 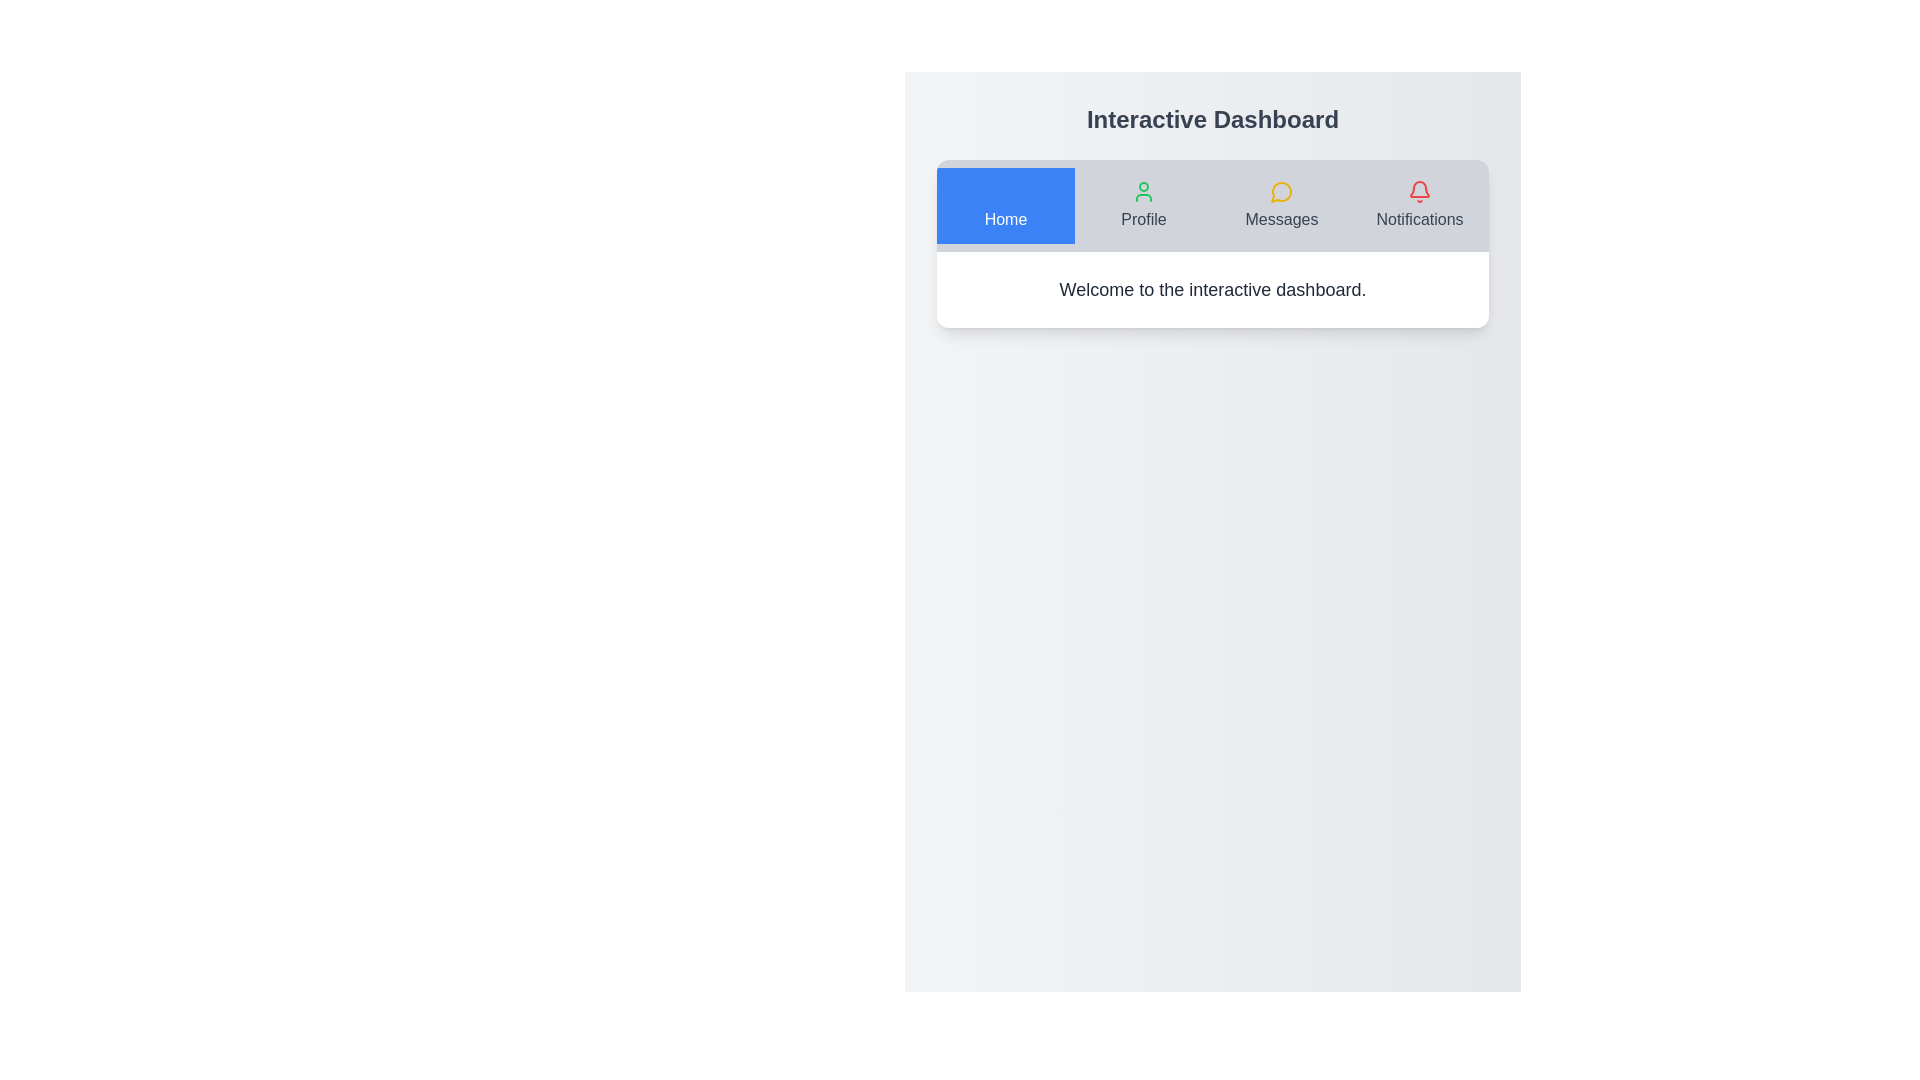 What do you see at coordinates (1143, 205) in the screenshot?
I see `the navigation button located second from the left in the navigation bar` at bounding box center [1143, 205].